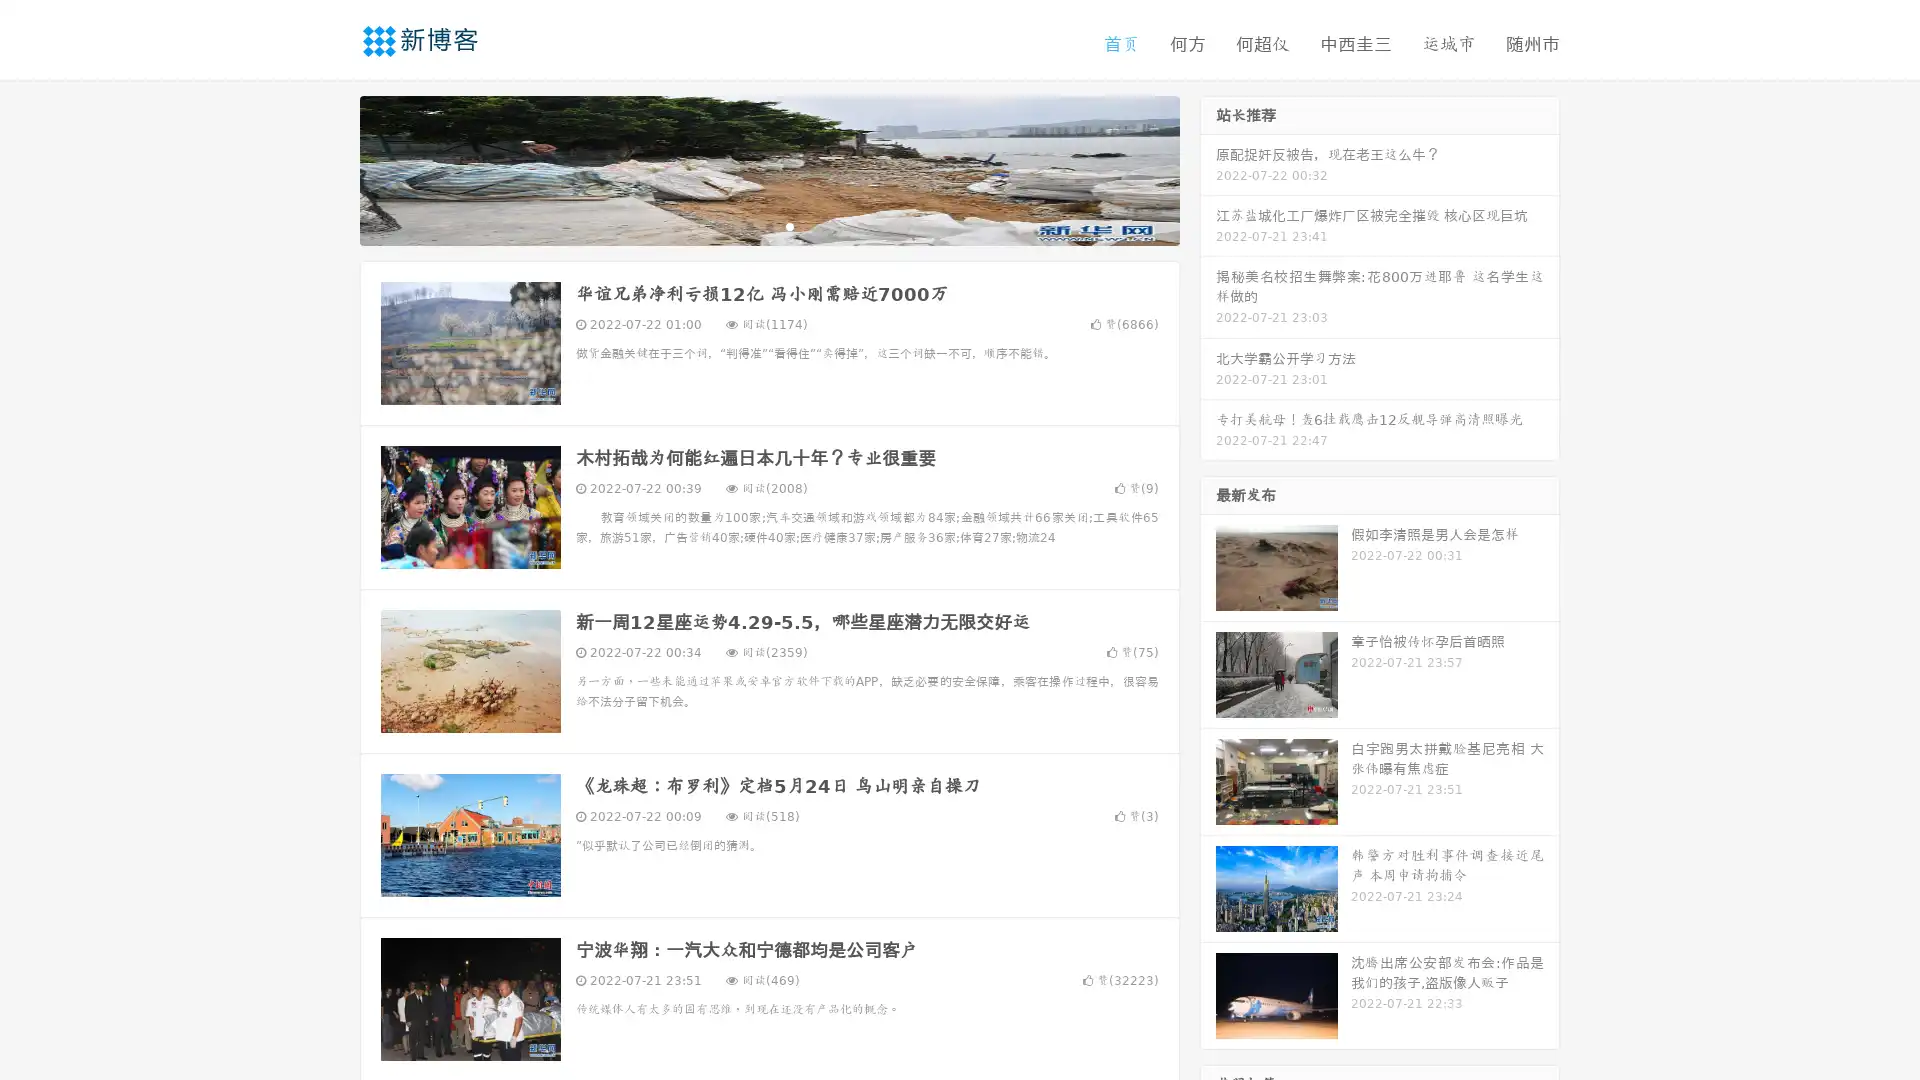  What do you see at coordinates (768, 225) in the screenshot?
I see `Go to slide 2` at bounding box center [768, 225].